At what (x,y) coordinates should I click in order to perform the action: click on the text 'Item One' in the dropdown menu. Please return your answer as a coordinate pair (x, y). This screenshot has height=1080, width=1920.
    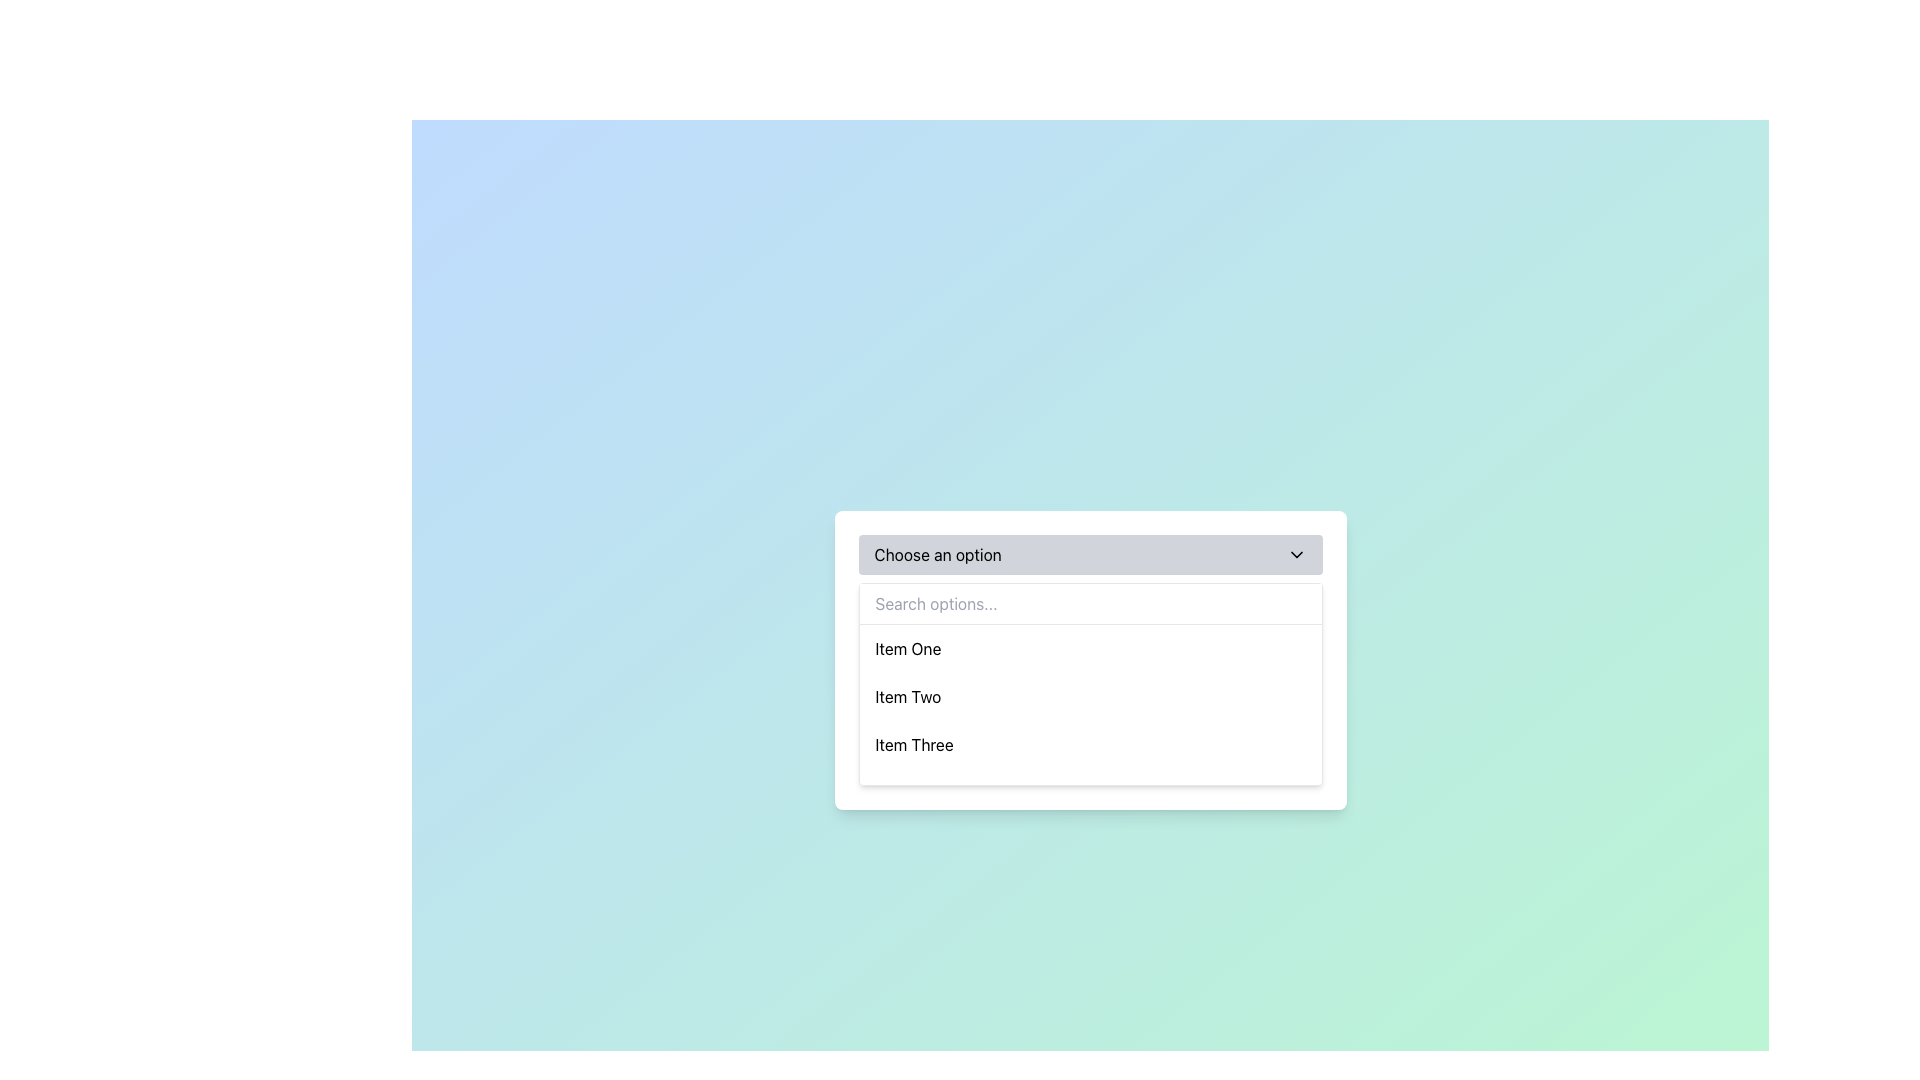
    Looking at the image, I should click on (906, 648).